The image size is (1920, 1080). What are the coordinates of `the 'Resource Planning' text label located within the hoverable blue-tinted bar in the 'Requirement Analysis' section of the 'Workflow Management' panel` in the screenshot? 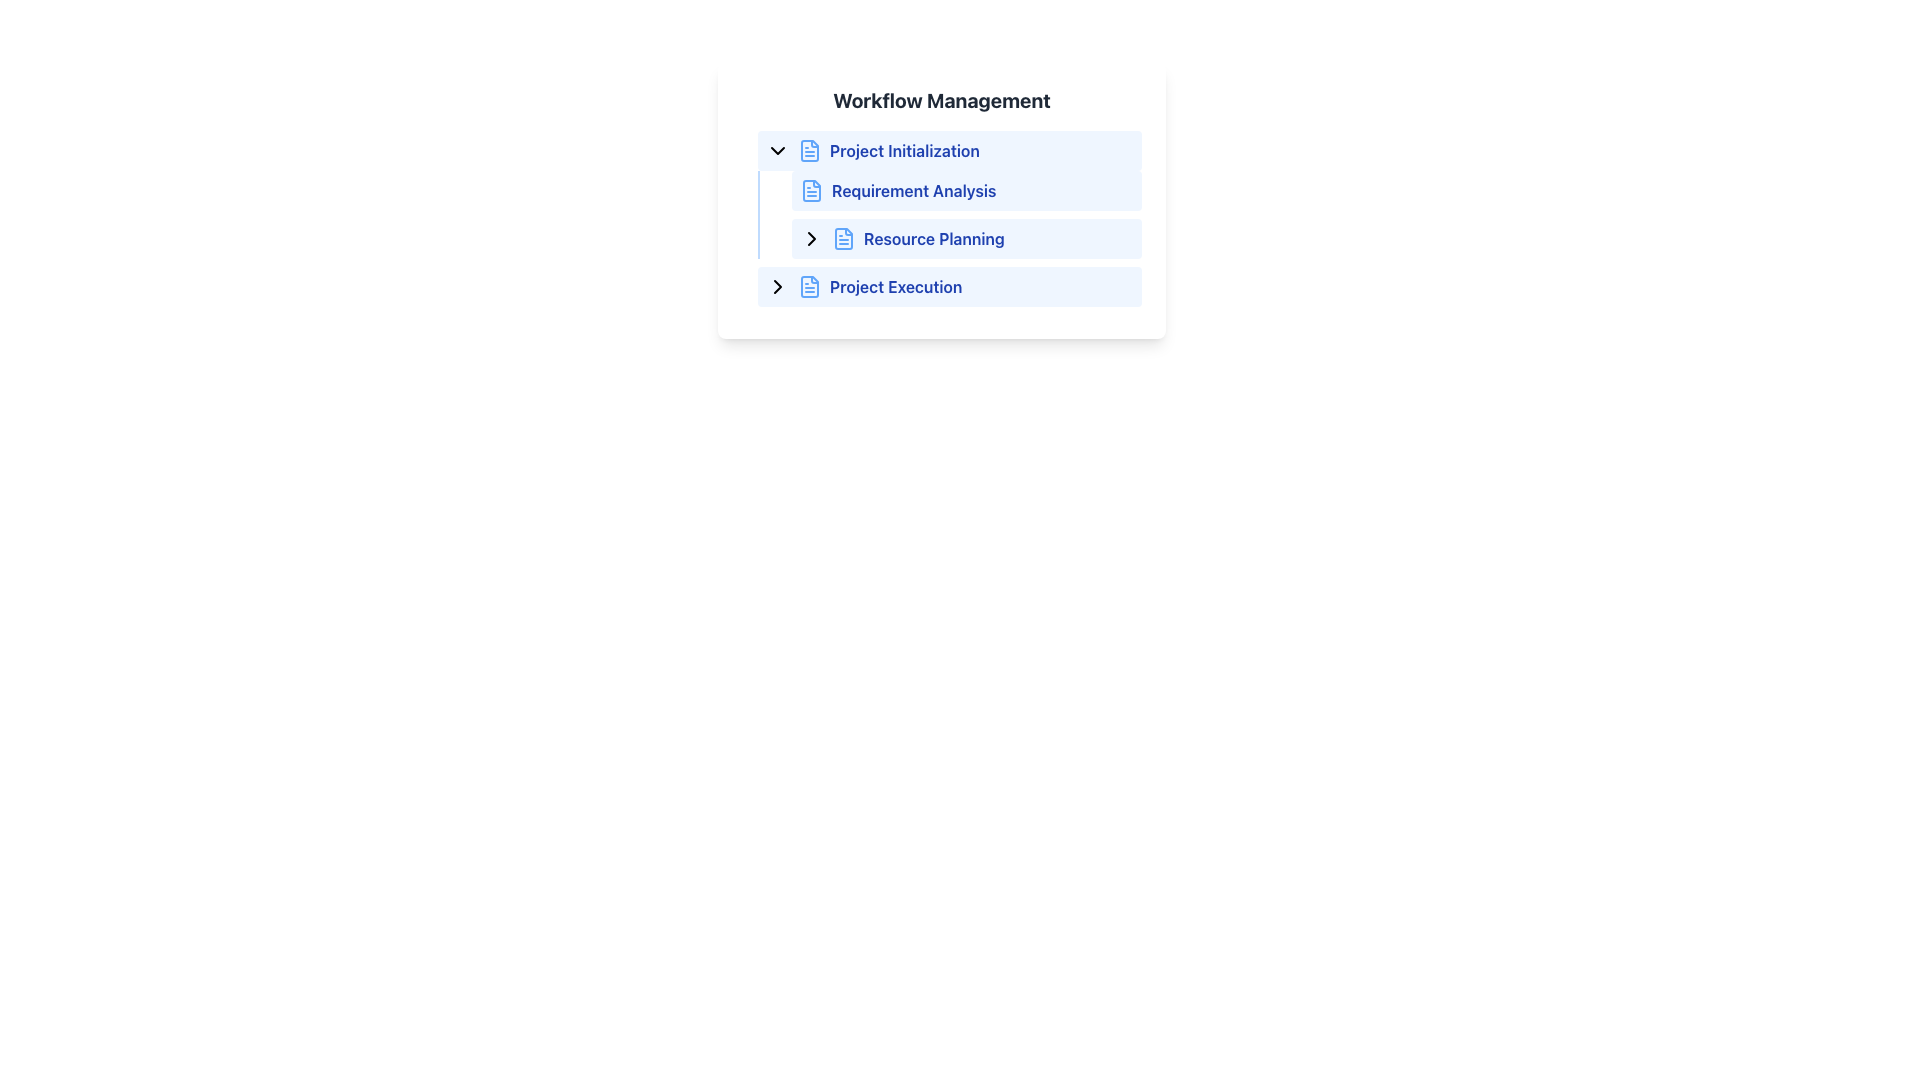 It's located at (933, 238).